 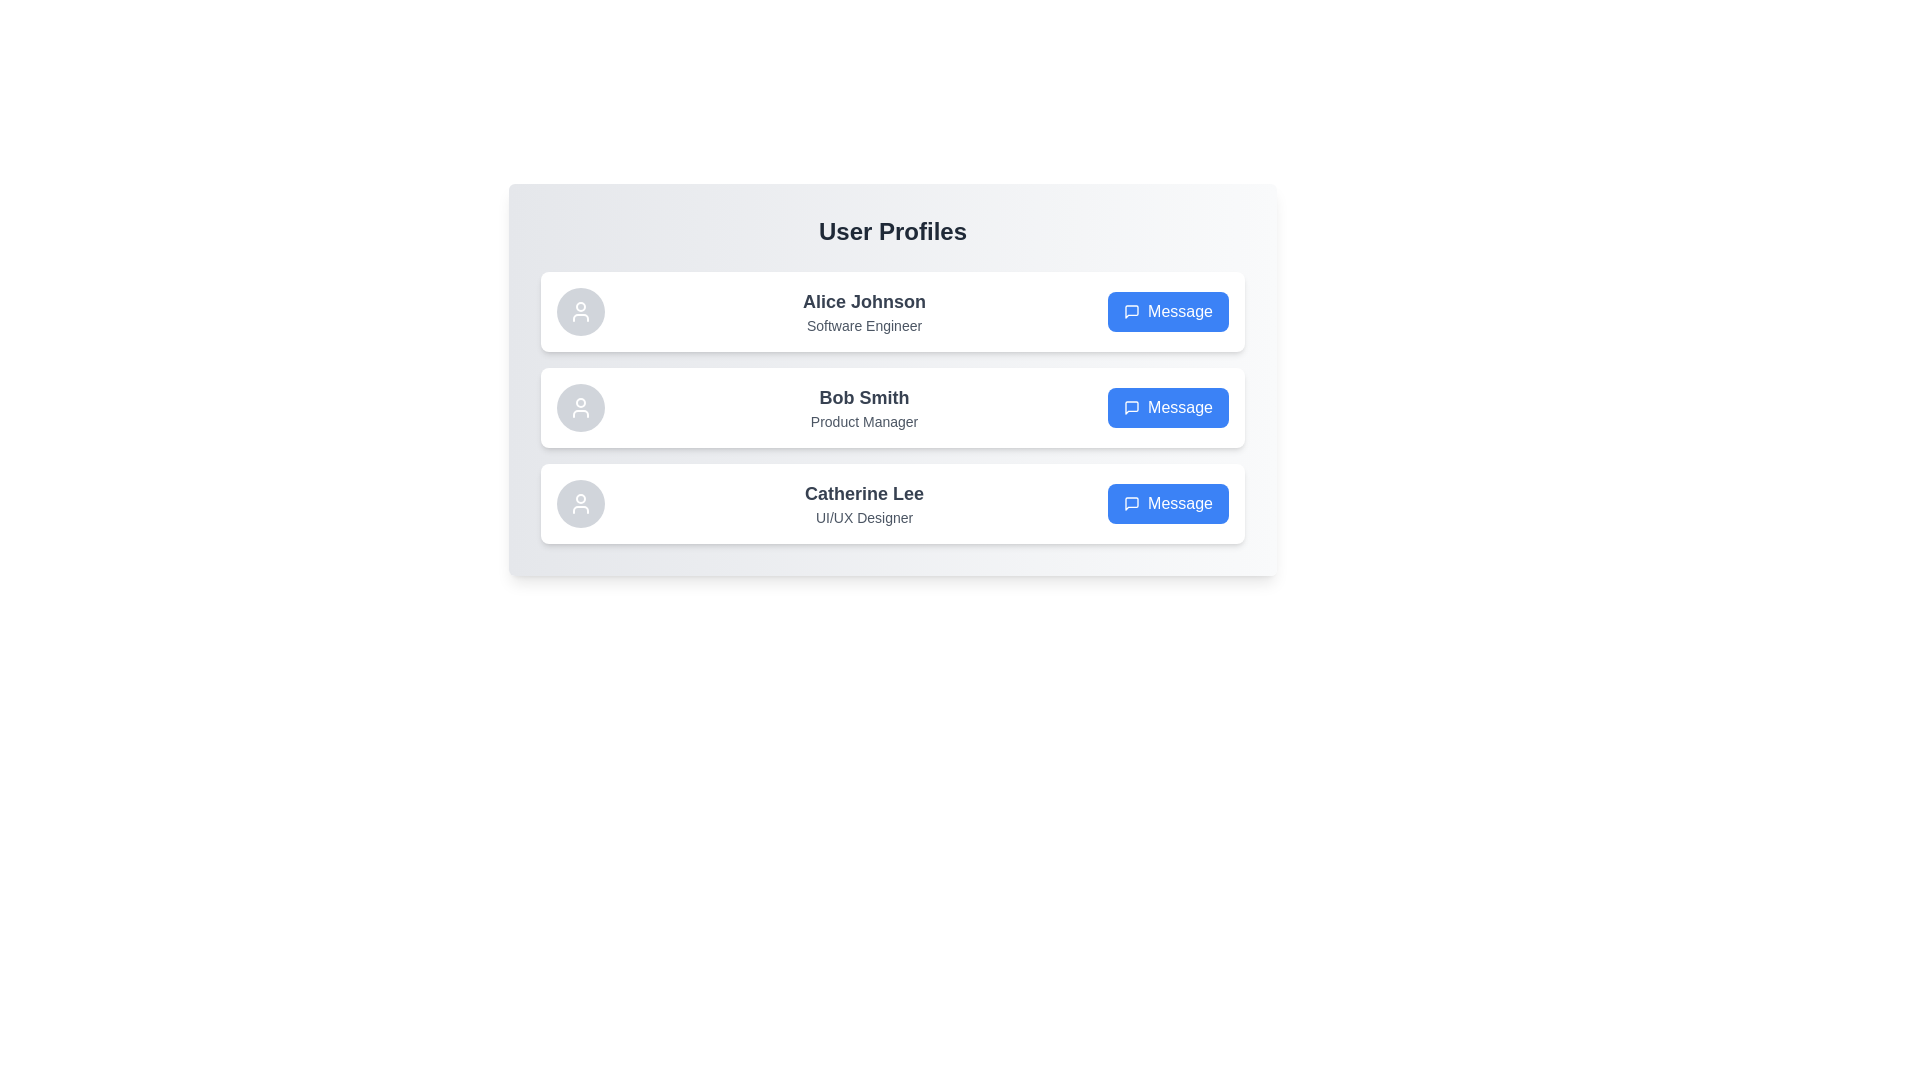 I want to click on the user profile of Alice Johnson, so click(x=891, y=312).